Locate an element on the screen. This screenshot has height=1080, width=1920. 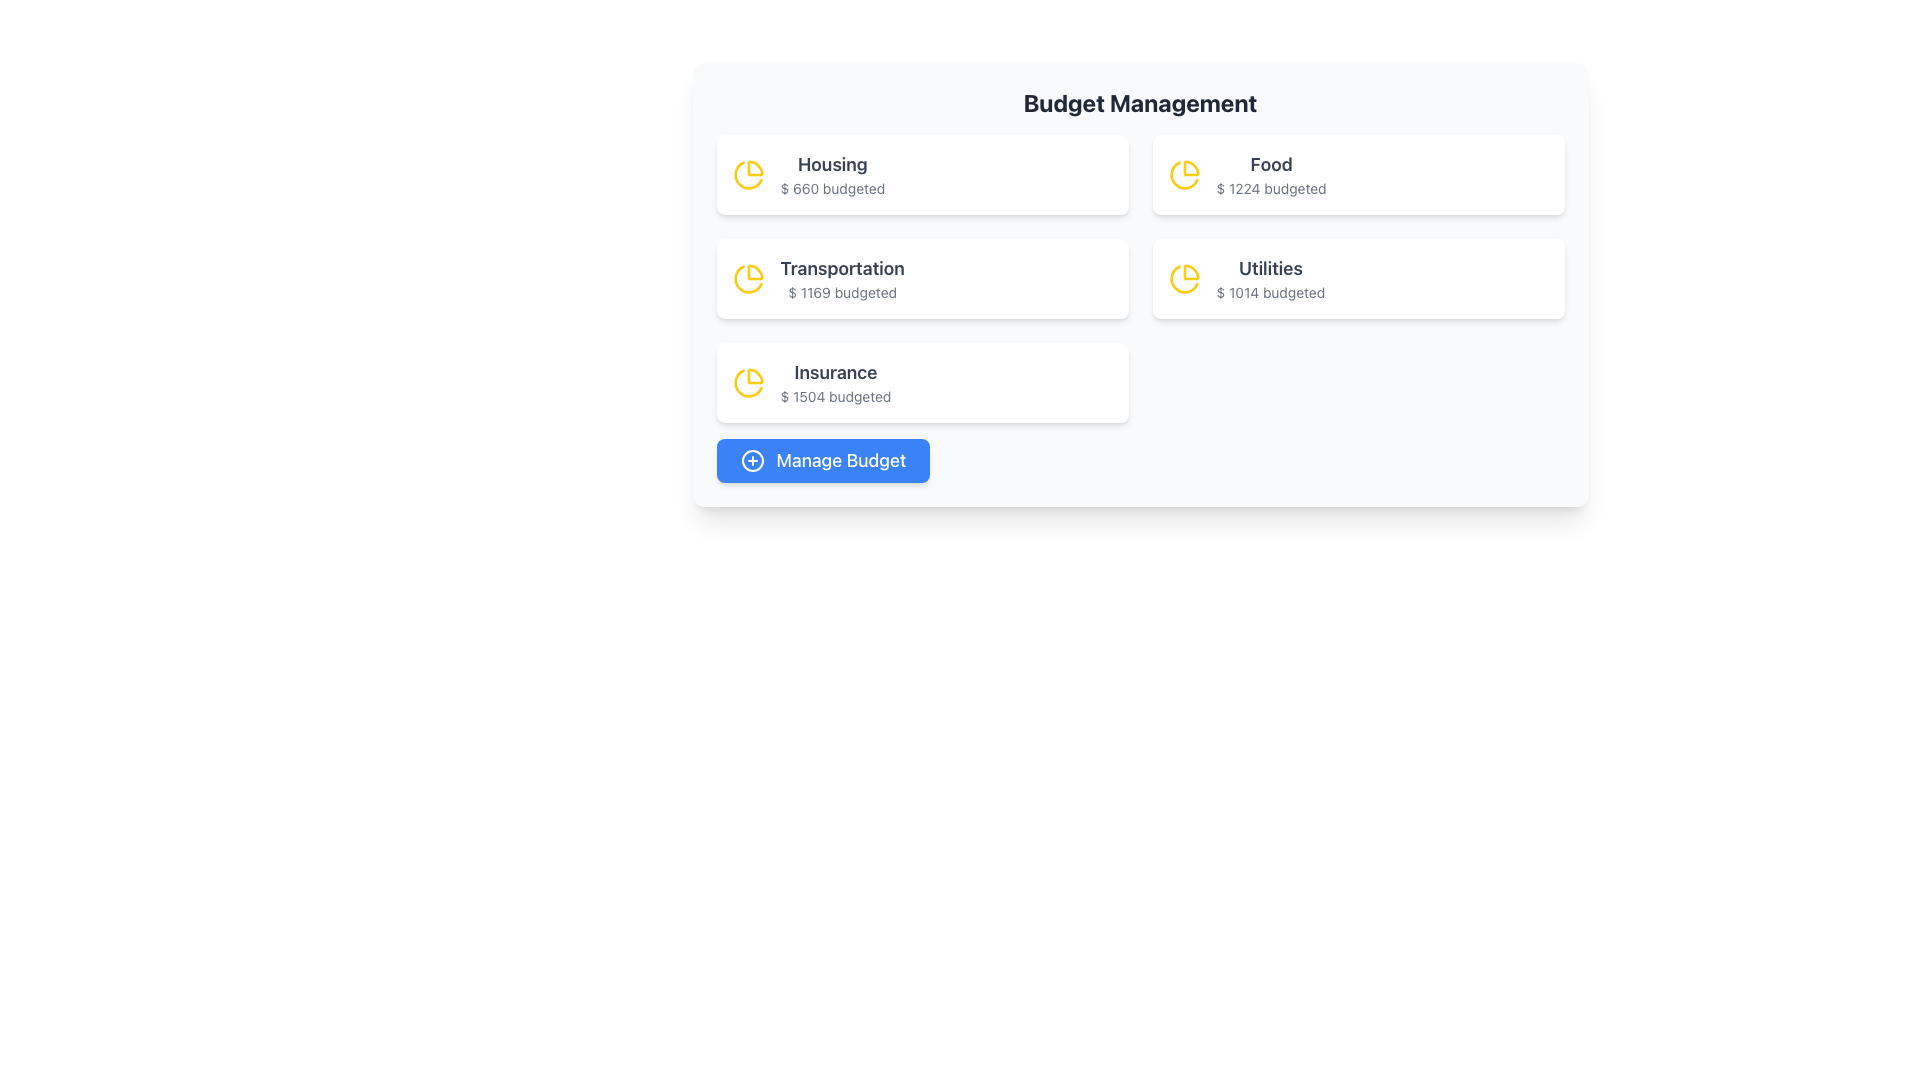
the Text block element displaying 'Transportation' in bold and '$ 1169 budgeted' in light gray, located within a white rounded rectangle card in the Budget Management section is located at coordinates (842, 278).